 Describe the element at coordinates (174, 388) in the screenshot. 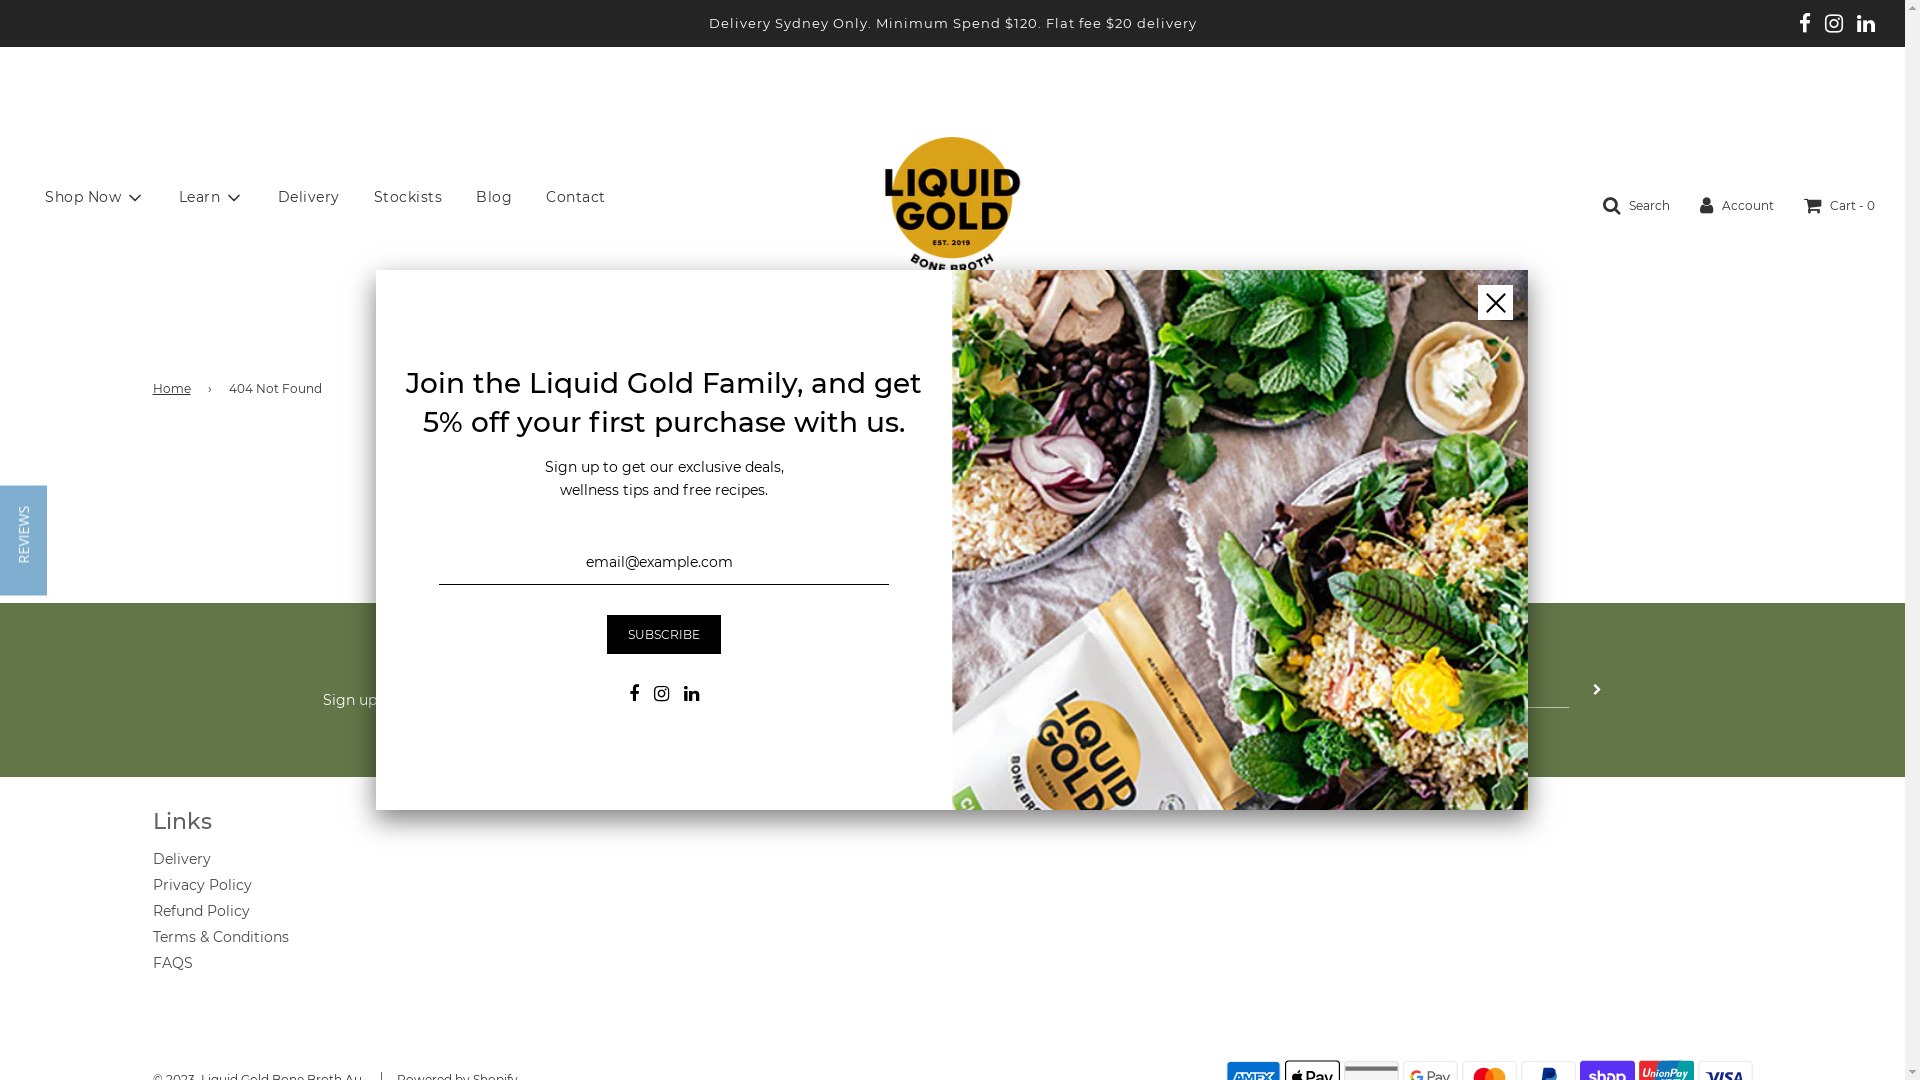

I see `'Home'` at that location.